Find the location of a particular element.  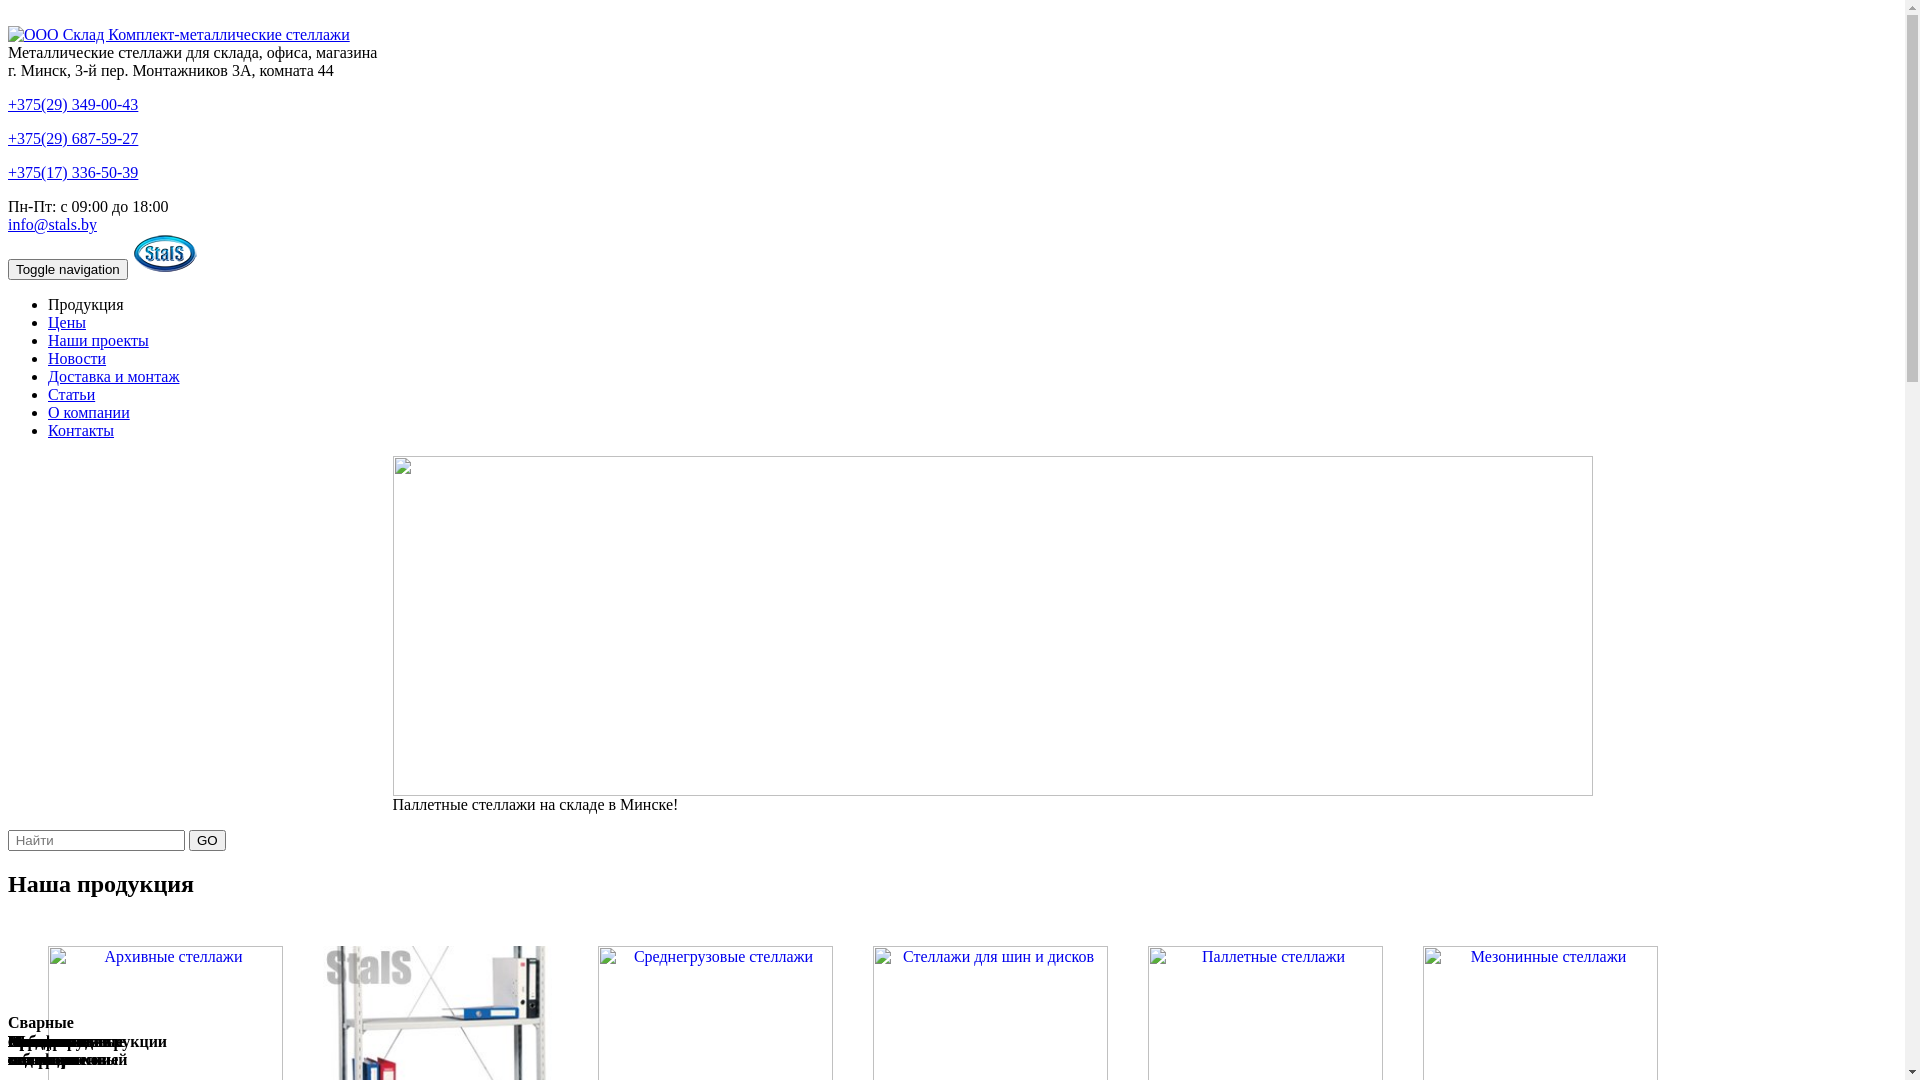

'+375(17) 336-50-39' is located at coordinates (72, 171).